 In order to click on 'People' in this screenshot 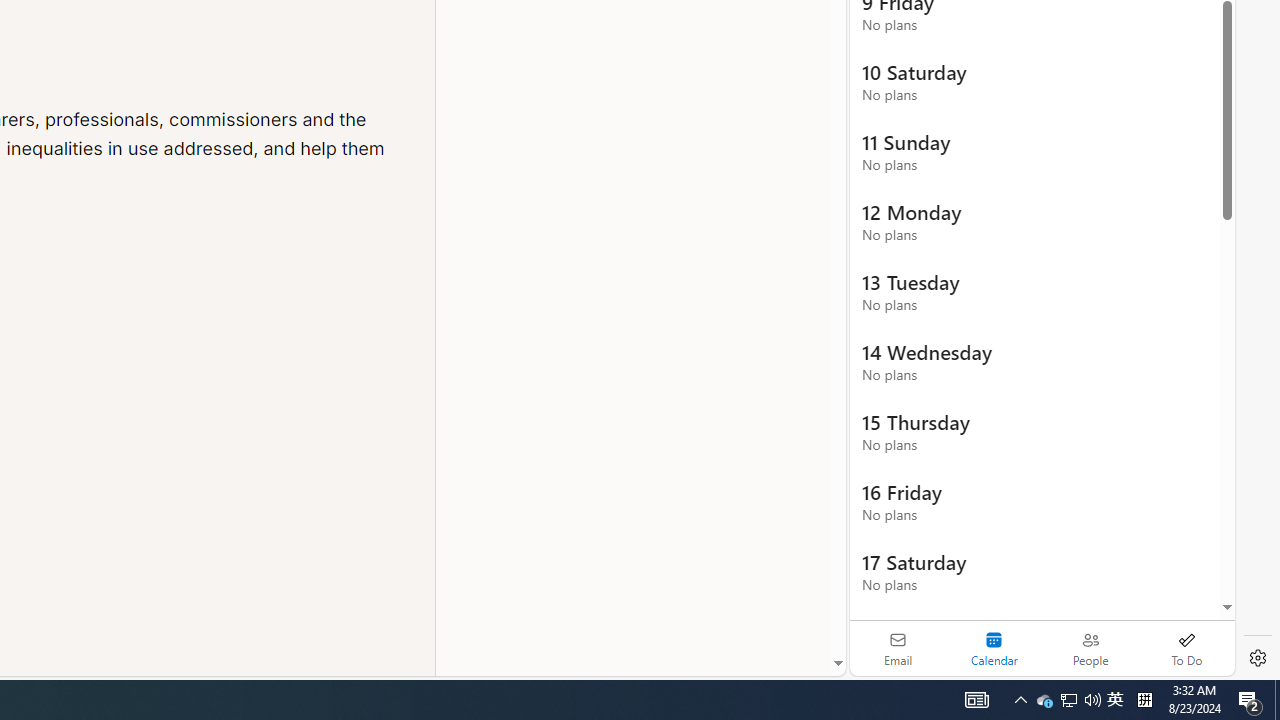, I will do `click(1089, 648)`.